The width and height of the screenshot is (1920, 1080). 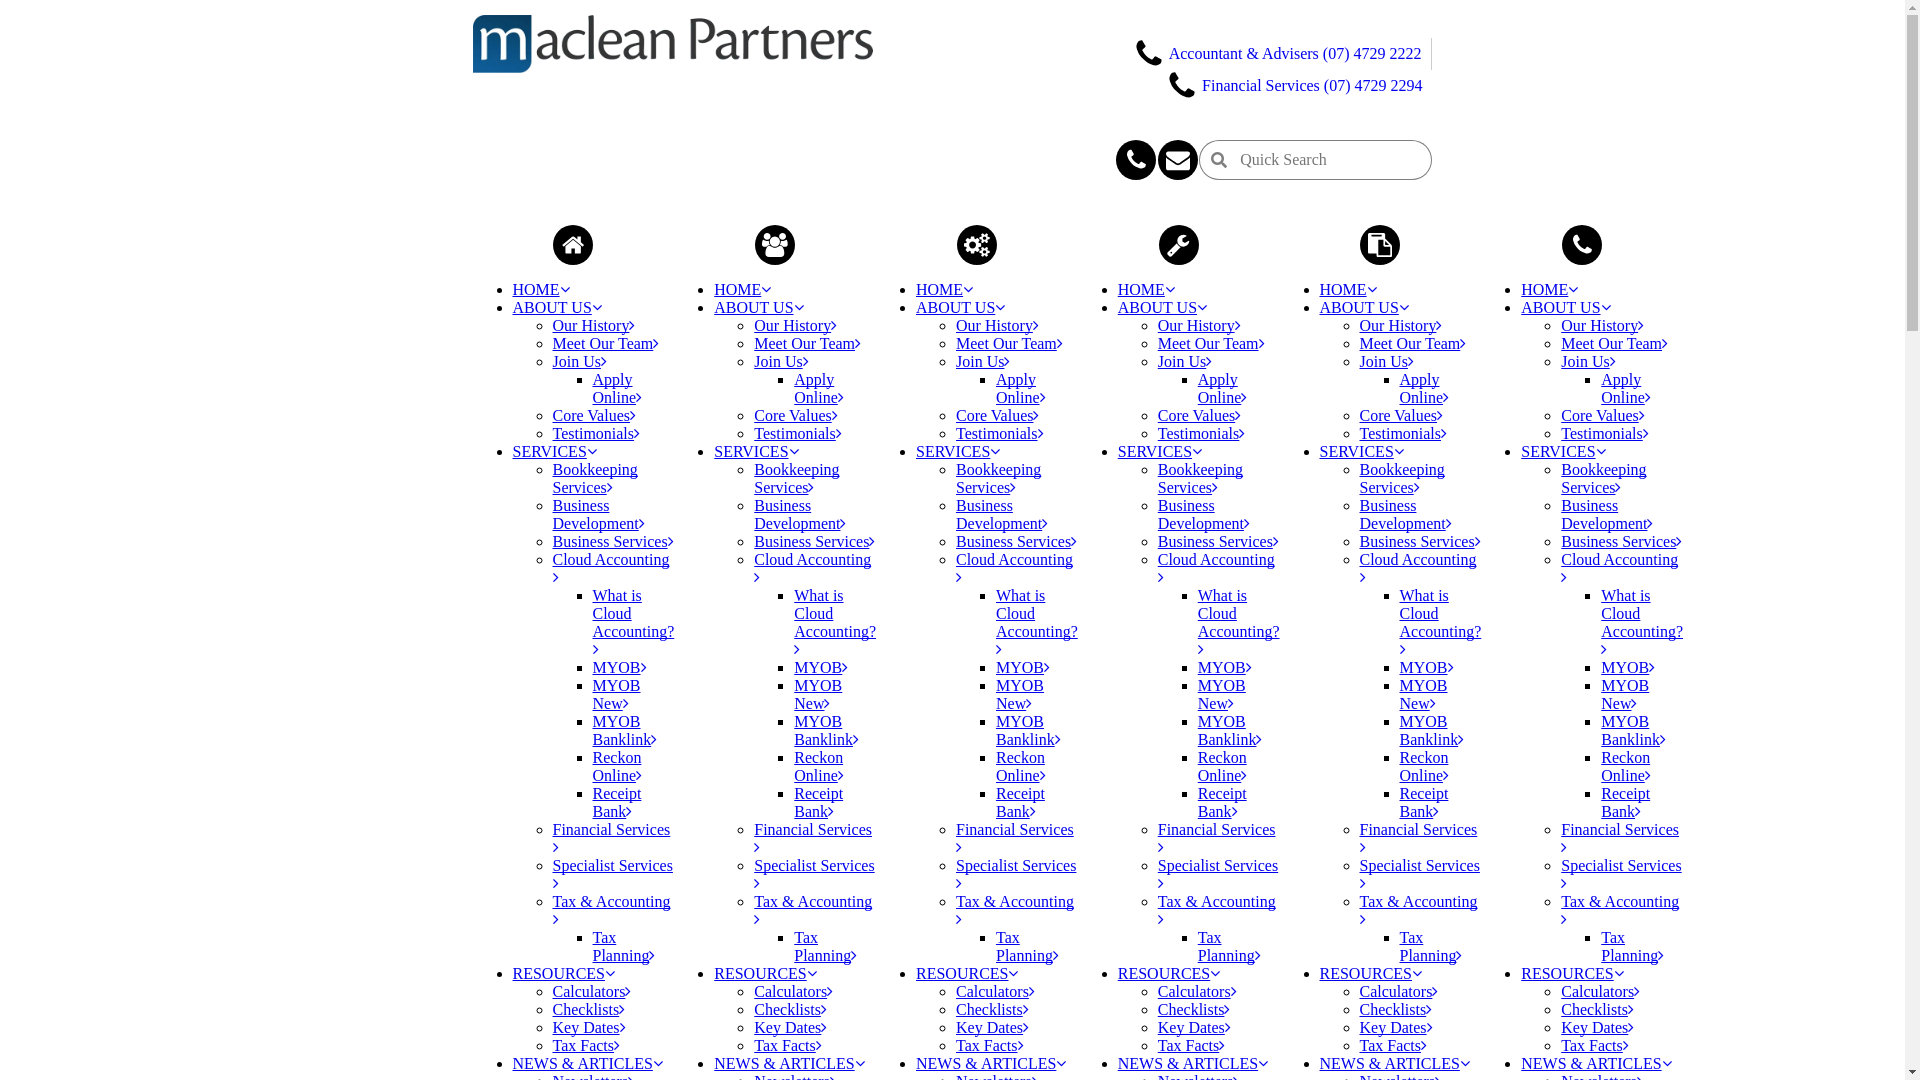 I want to click on 'Key Dates', so click(x=1157, y=1027).